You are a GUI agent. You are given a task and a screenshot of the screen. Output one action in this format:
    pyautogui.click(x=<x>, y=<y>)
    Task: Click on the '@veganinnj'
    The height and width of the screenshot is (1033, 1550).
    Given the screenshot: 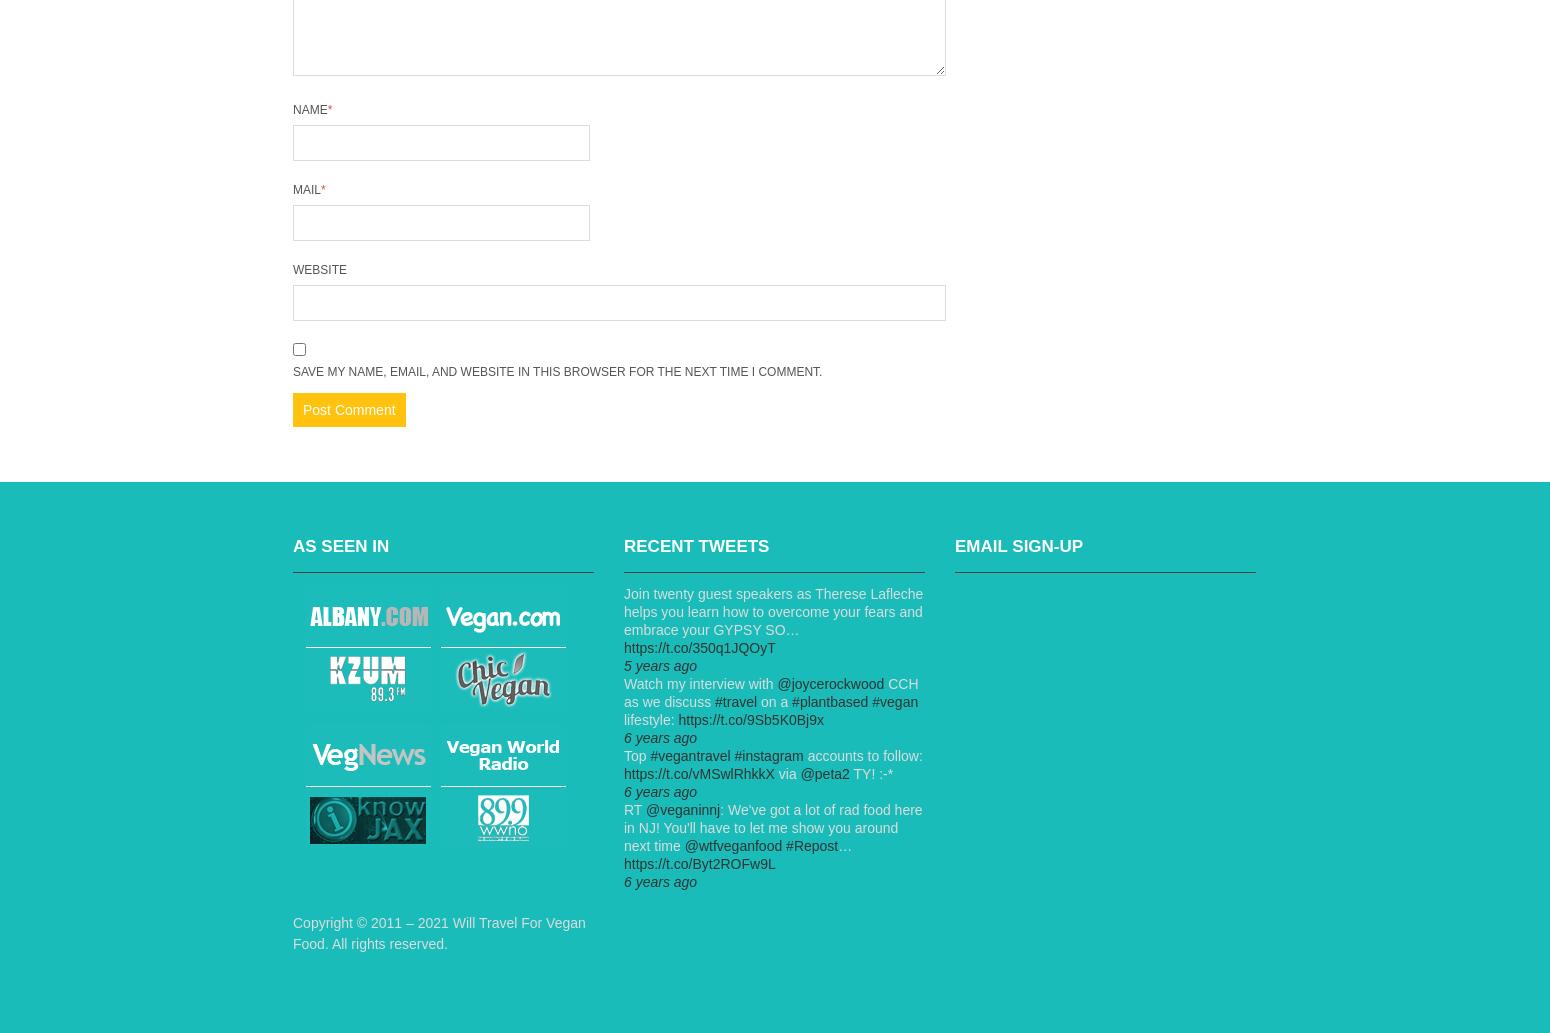 What is the action you would take?
    pyautogui.click(x=681, y=809)
    